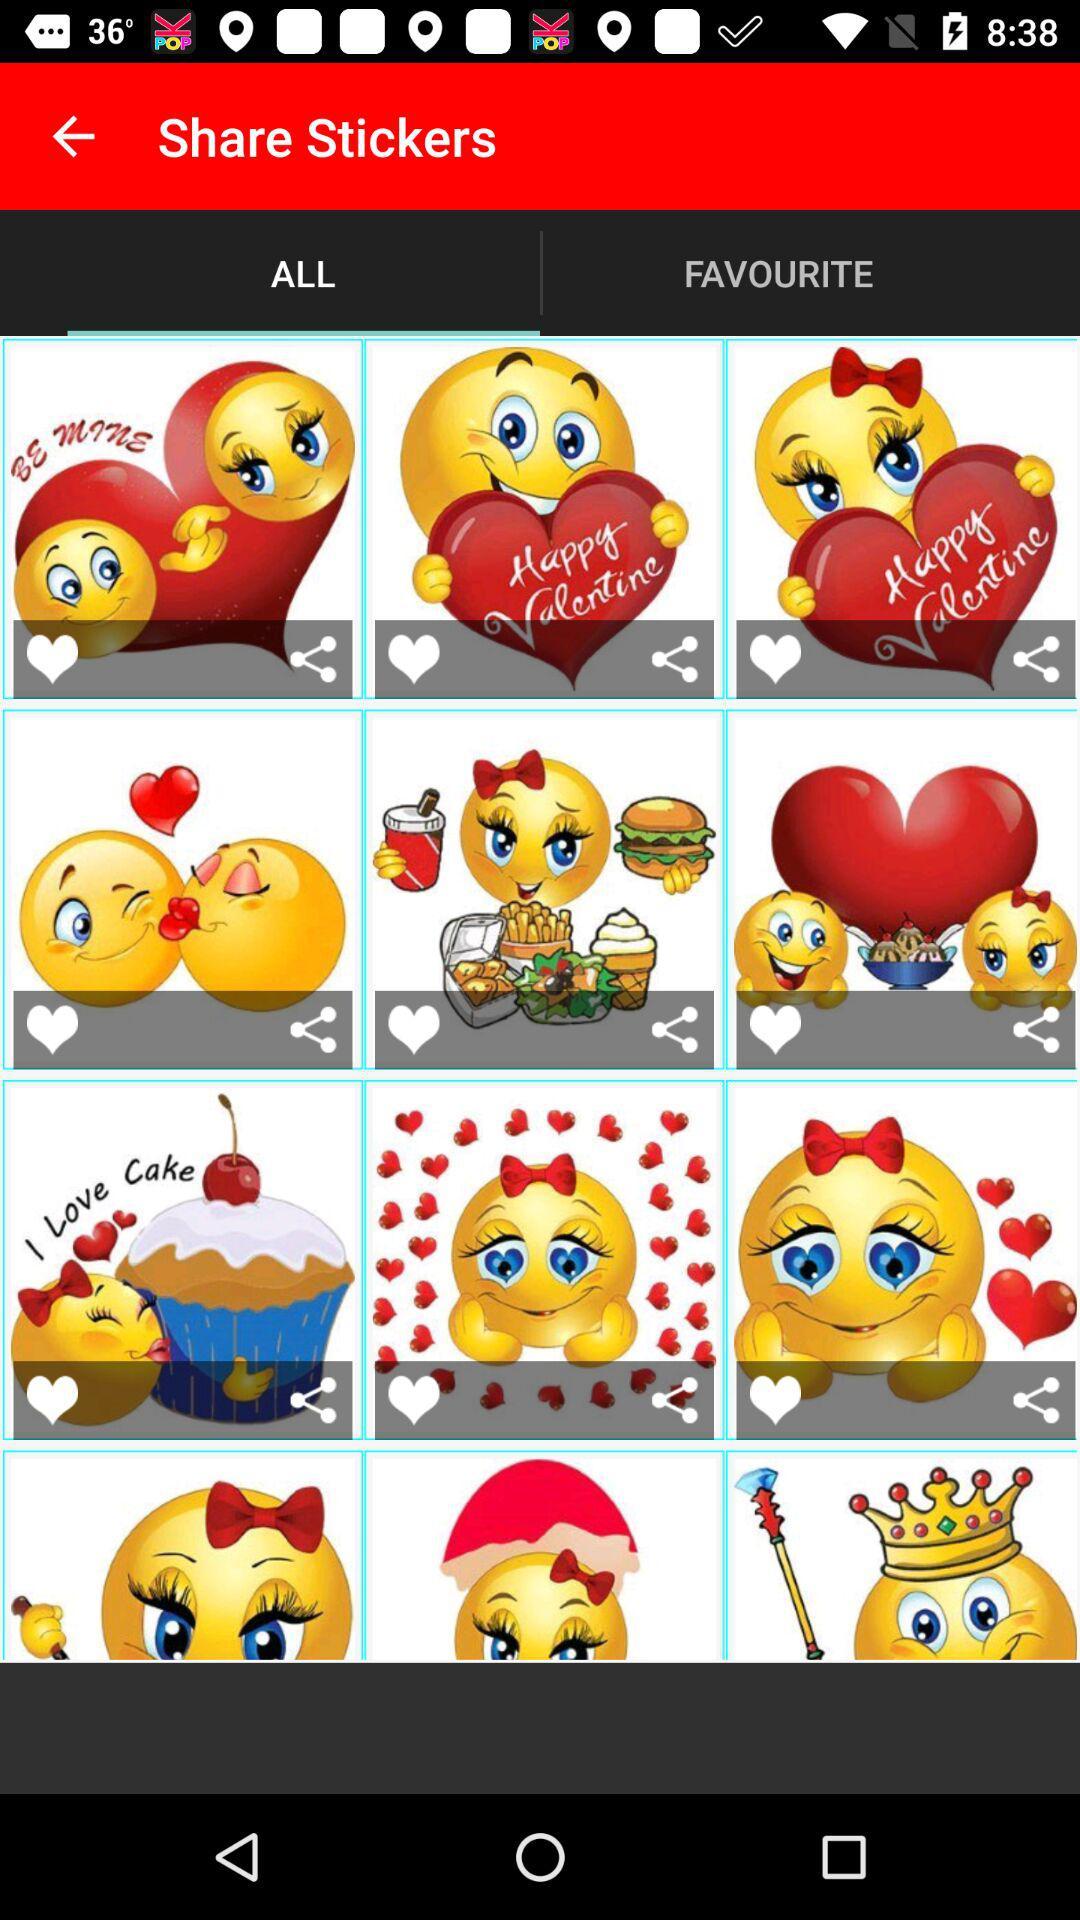 The image size is (1080, 1920). I want to click on link this sticker, so click(1035, 1399).